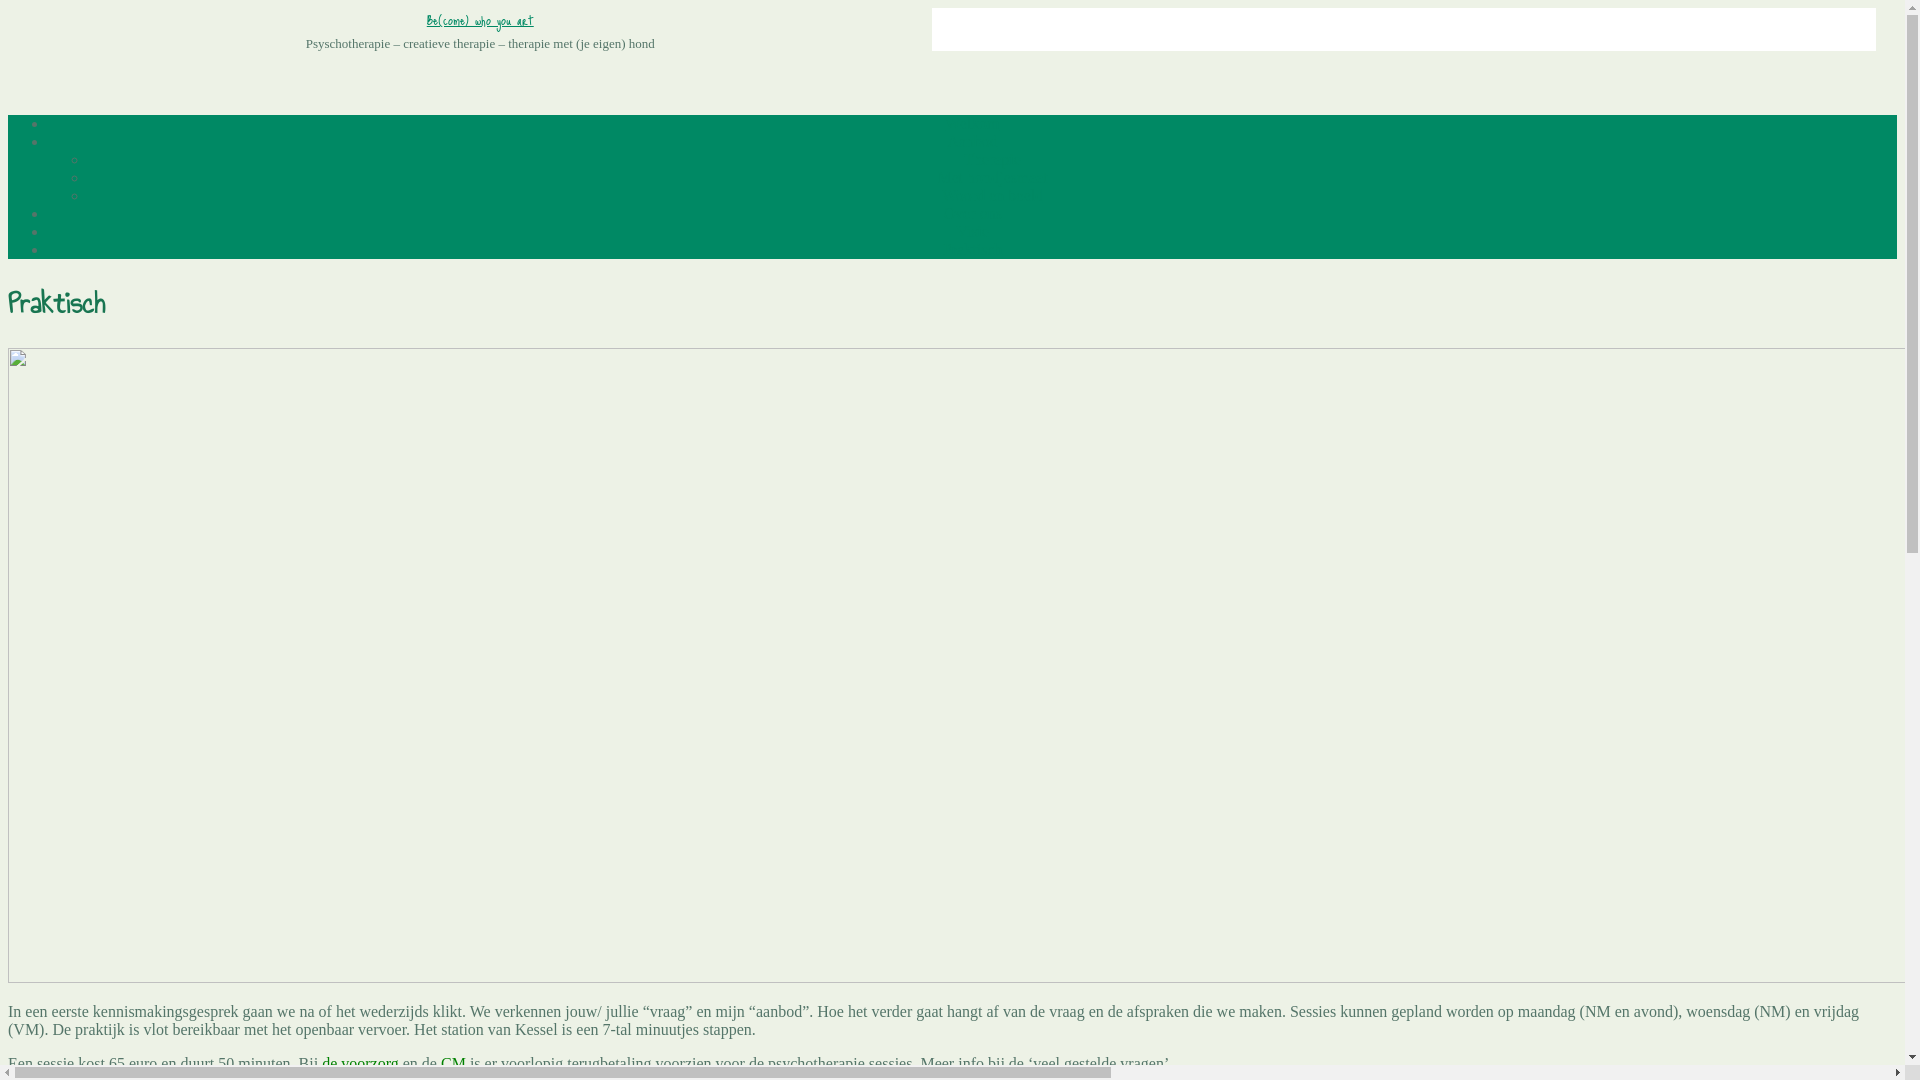  What do you see at coordinates (452, 1062) in the screenshot?
I see `'CM'` at bounding box center [452, 1062].